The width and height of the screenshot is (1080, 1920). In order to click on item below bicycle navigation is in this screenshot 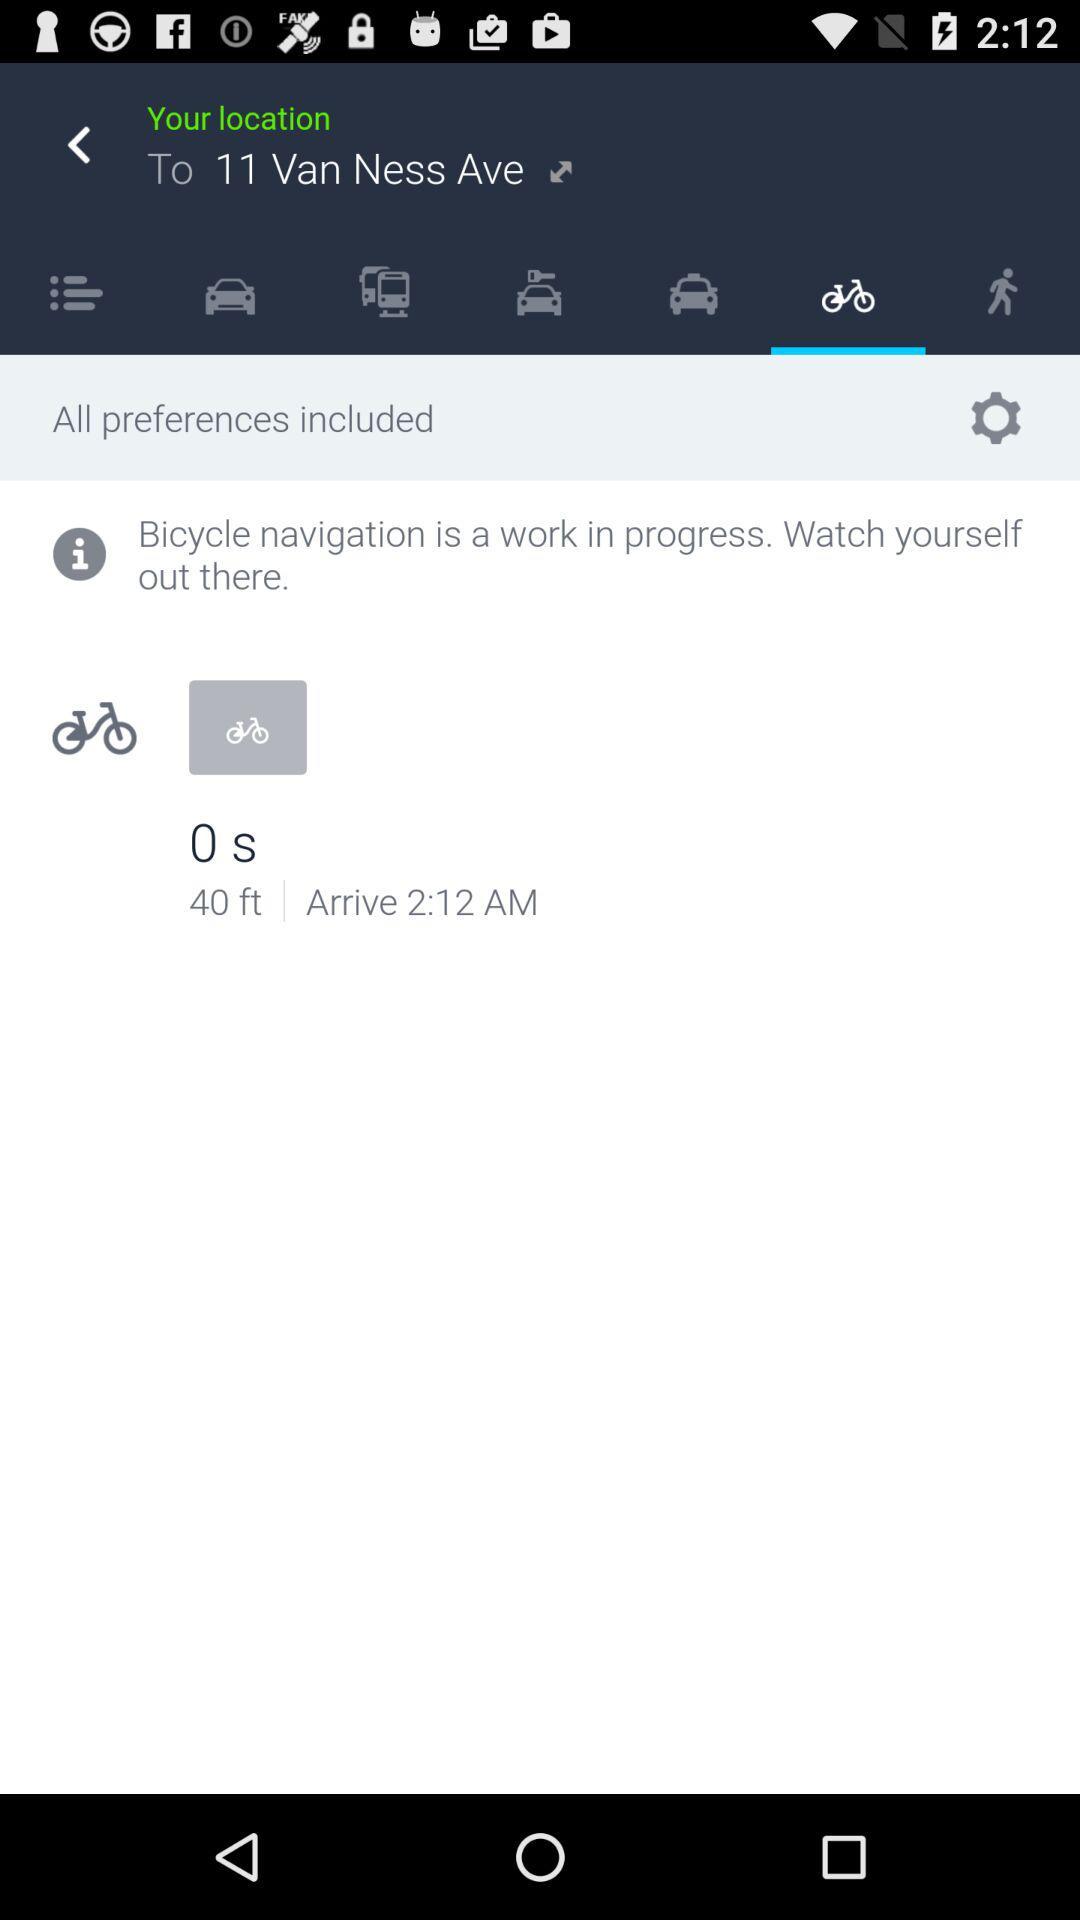, I will do `click(284, 899)`.